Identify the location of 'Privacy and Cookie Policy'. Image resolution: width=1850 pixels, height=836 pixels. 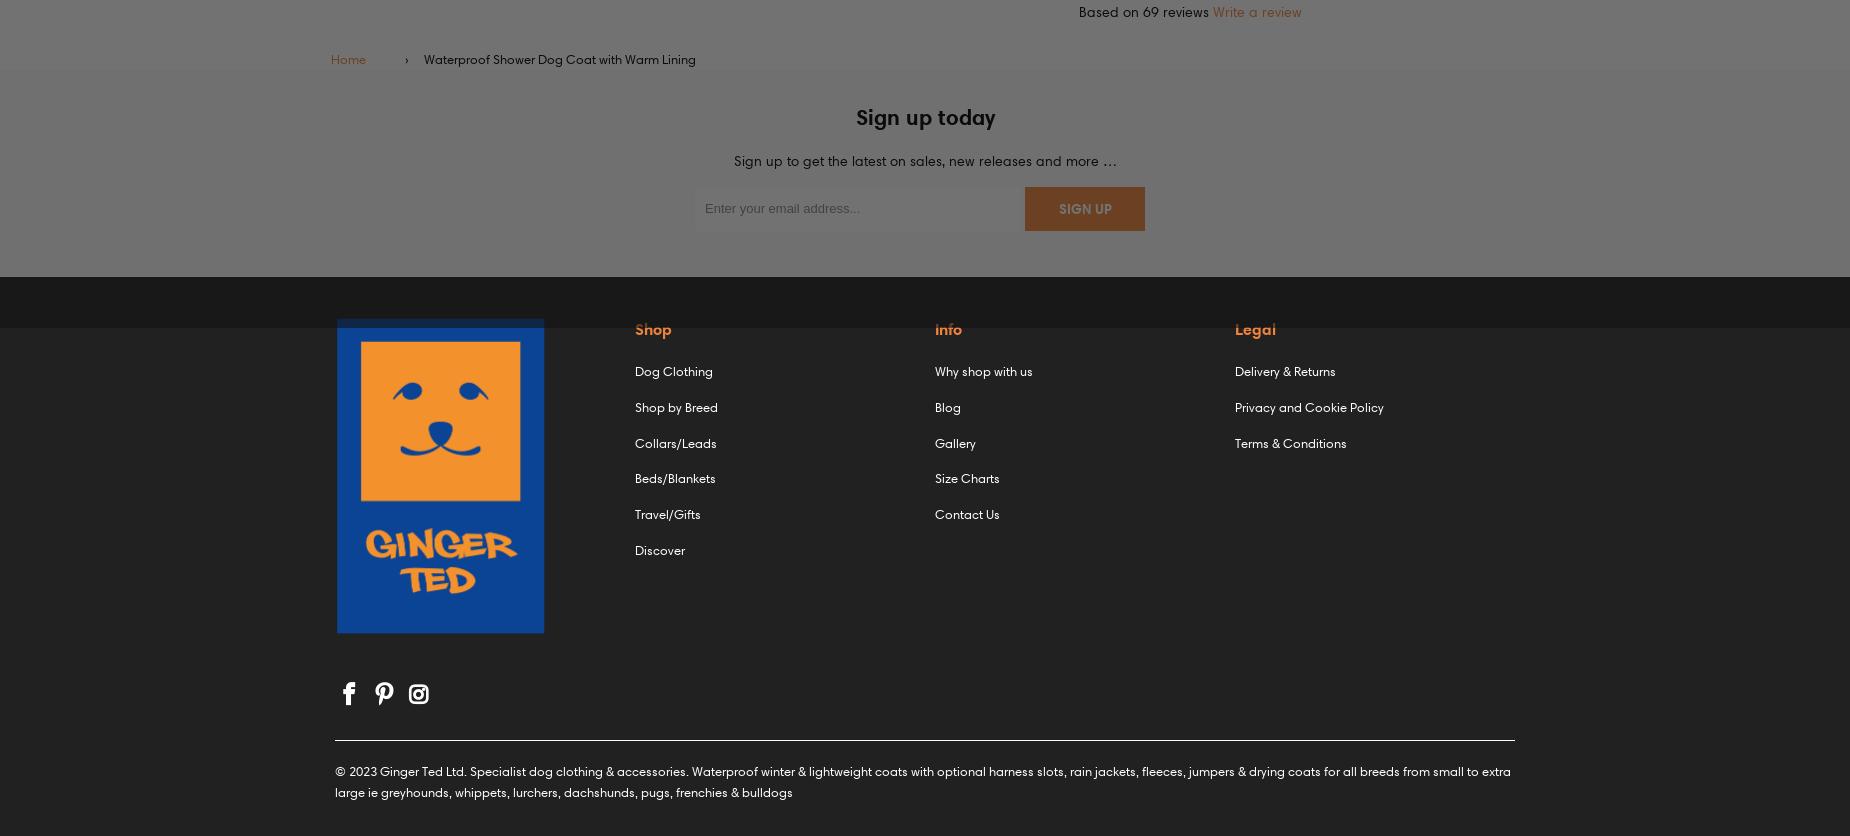
(1308, 404).